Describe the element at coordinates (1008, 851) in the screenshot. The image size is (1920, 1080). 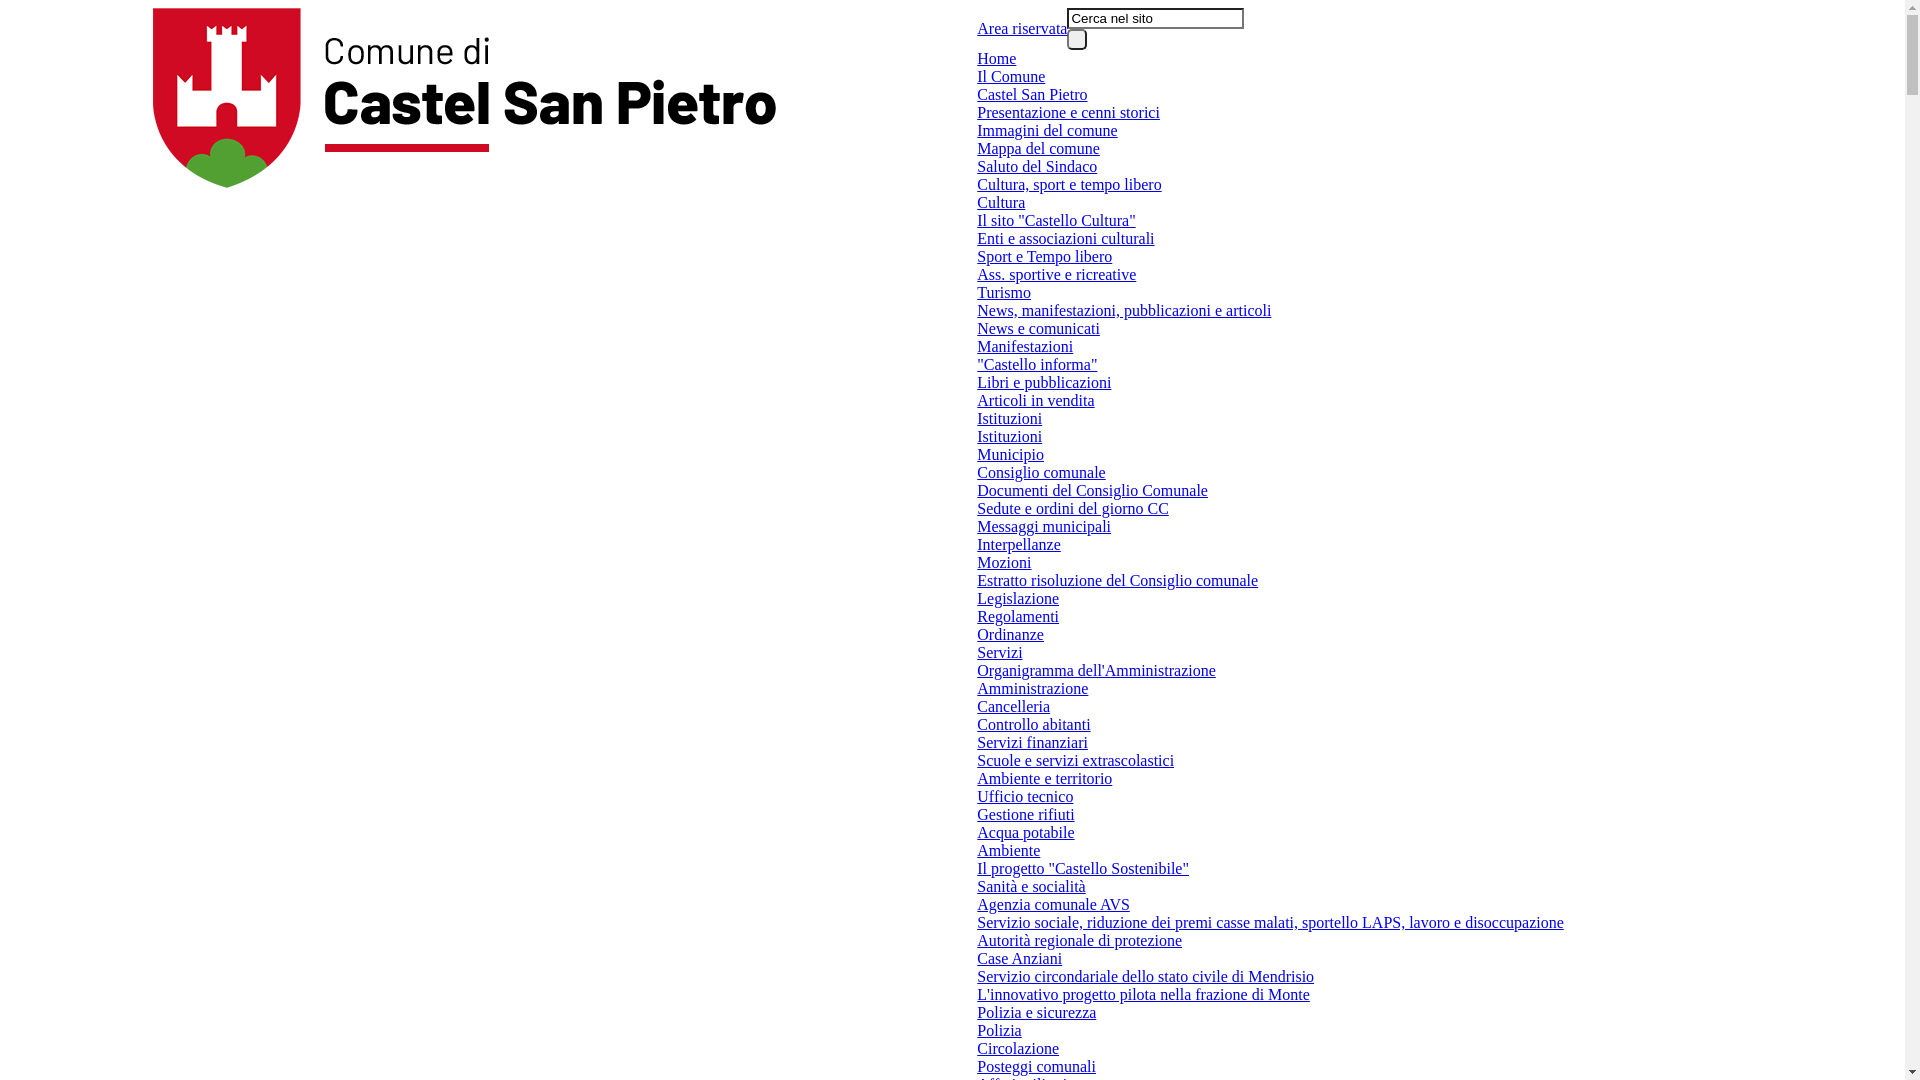
I see `'Ambiente'` at that location.